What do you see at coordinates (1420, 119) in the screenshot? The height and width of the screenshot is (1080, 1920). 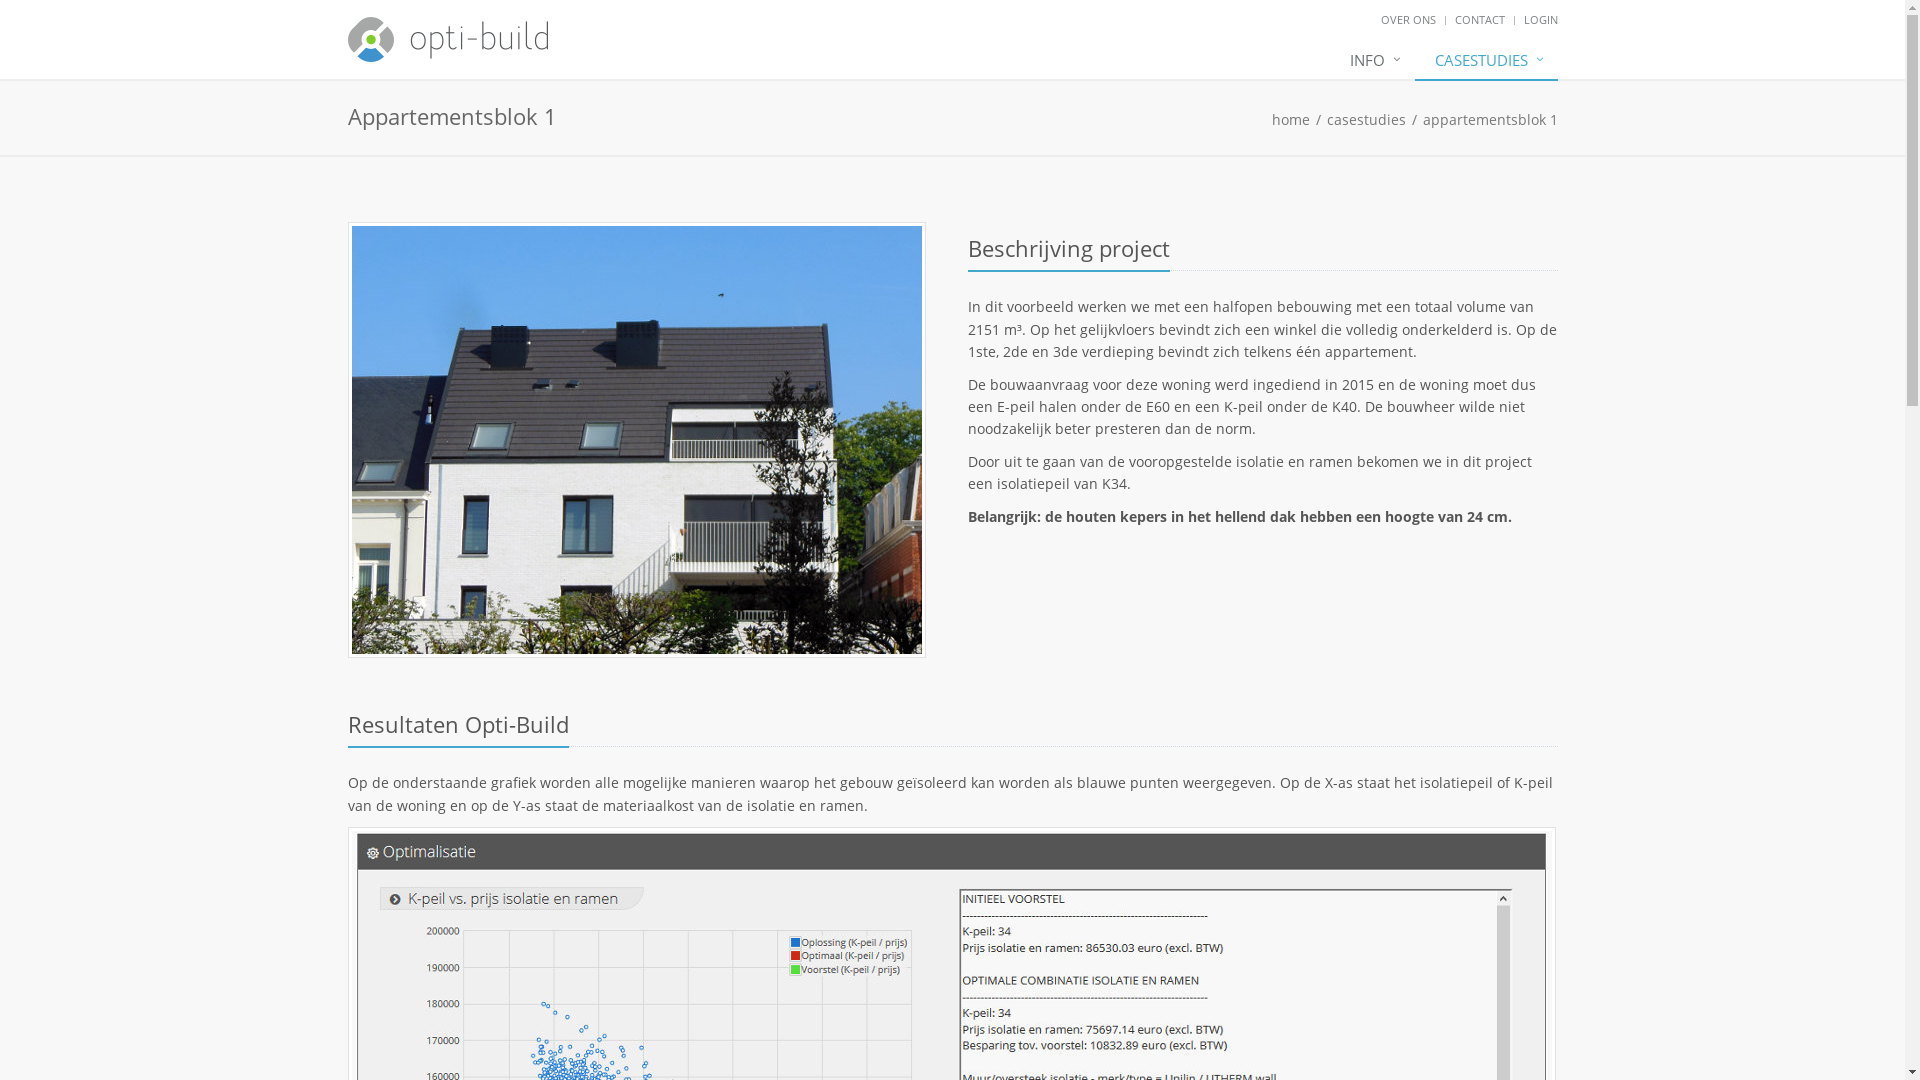 I see `'appartementsblok 1'` at bounding box center [1420, 119].